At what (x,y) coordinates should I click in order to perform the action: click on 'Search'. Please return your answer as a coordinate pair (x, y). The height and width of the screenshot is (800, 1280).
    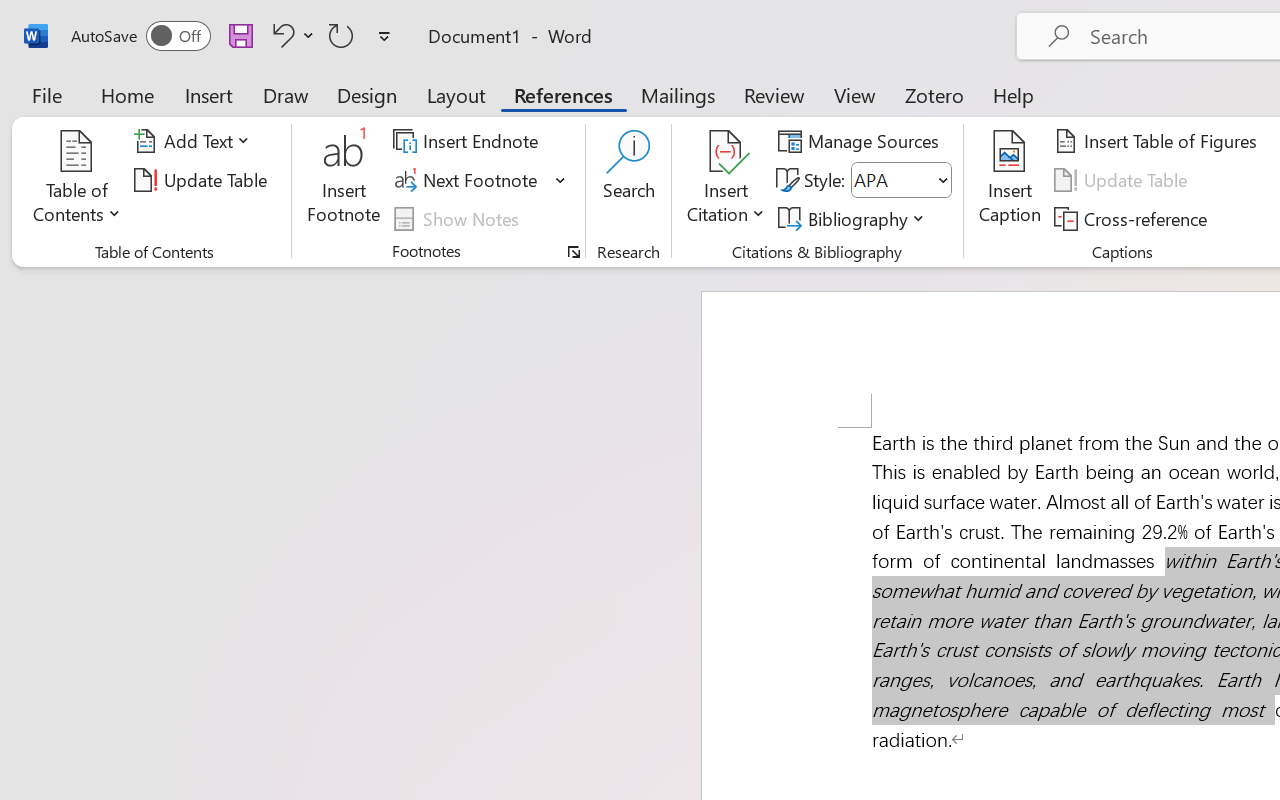
    Looking at the image, I should click on (628, 179).